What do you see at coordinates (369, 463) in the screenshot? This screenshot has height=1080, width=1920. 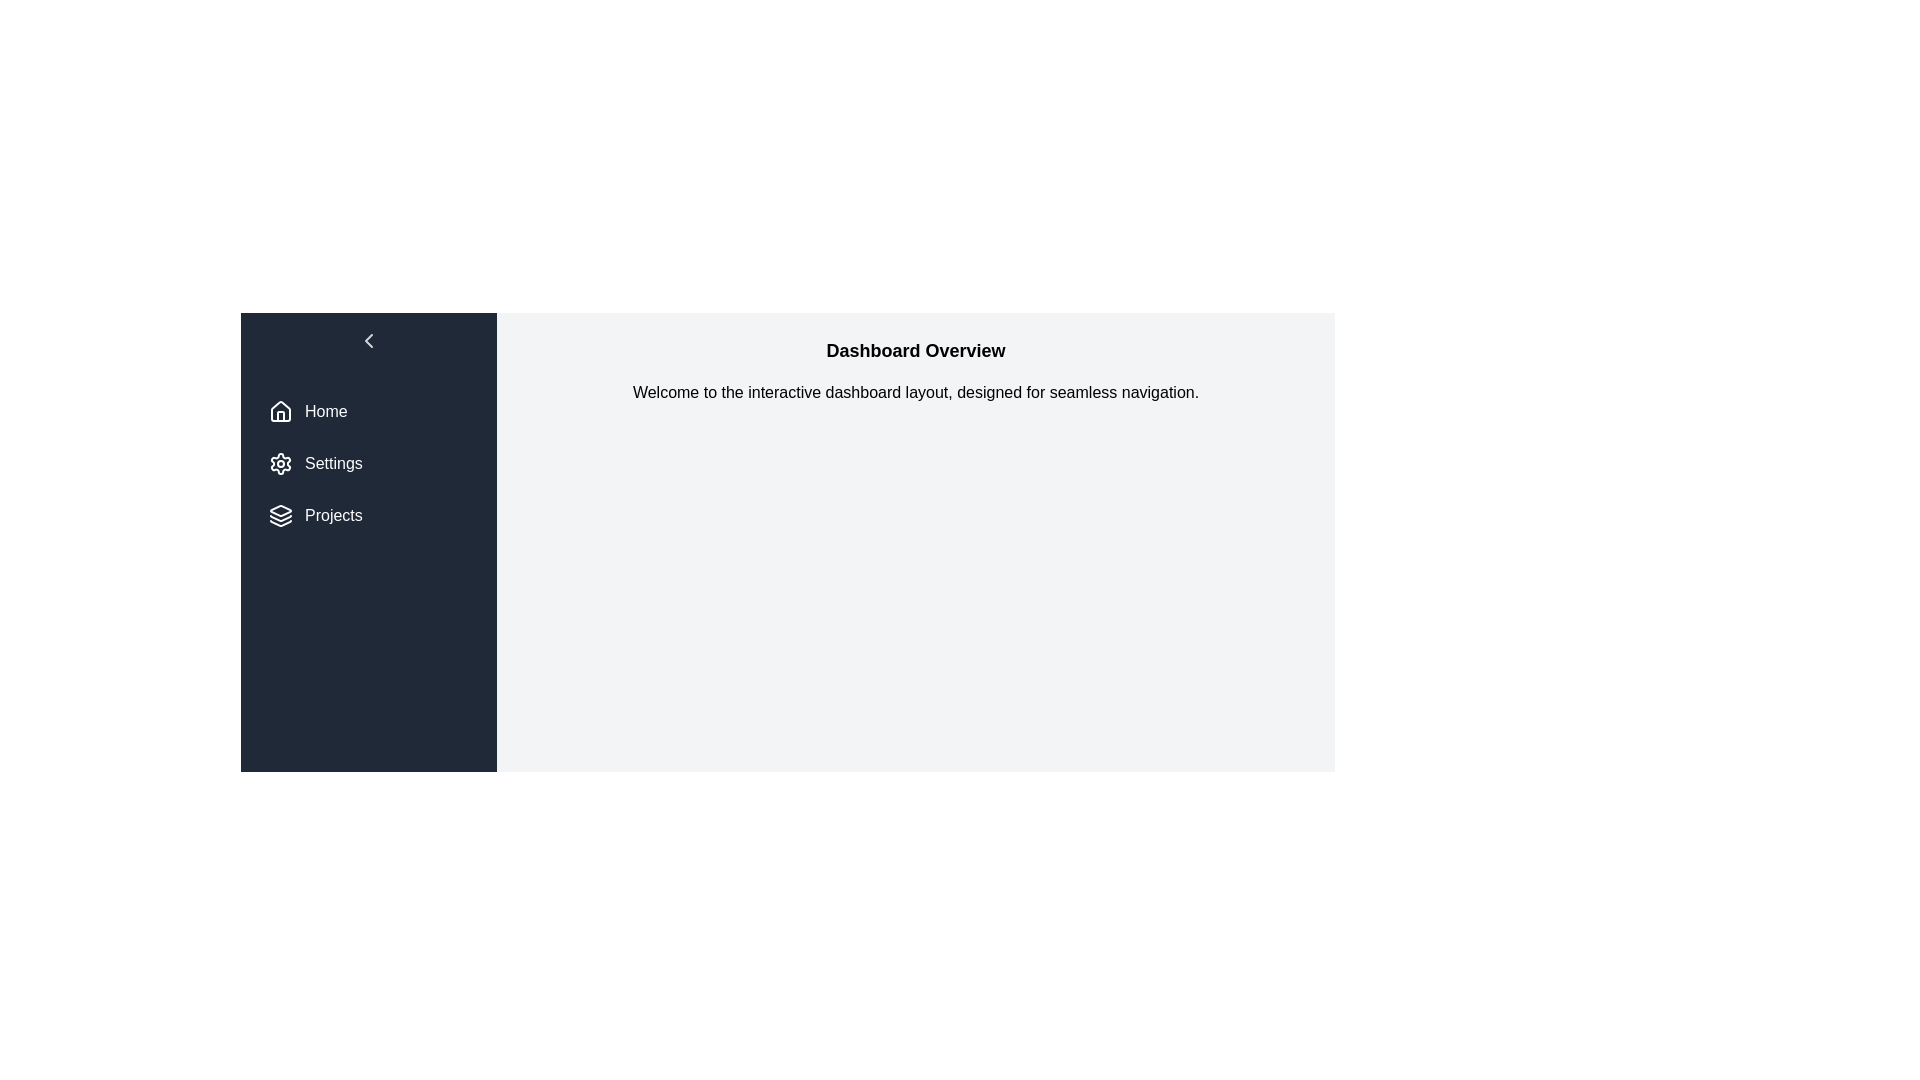 I see `one of the items (Home, Settings, Projects) in the second block of the left menu sidebar` at bounding box center [369, 463].